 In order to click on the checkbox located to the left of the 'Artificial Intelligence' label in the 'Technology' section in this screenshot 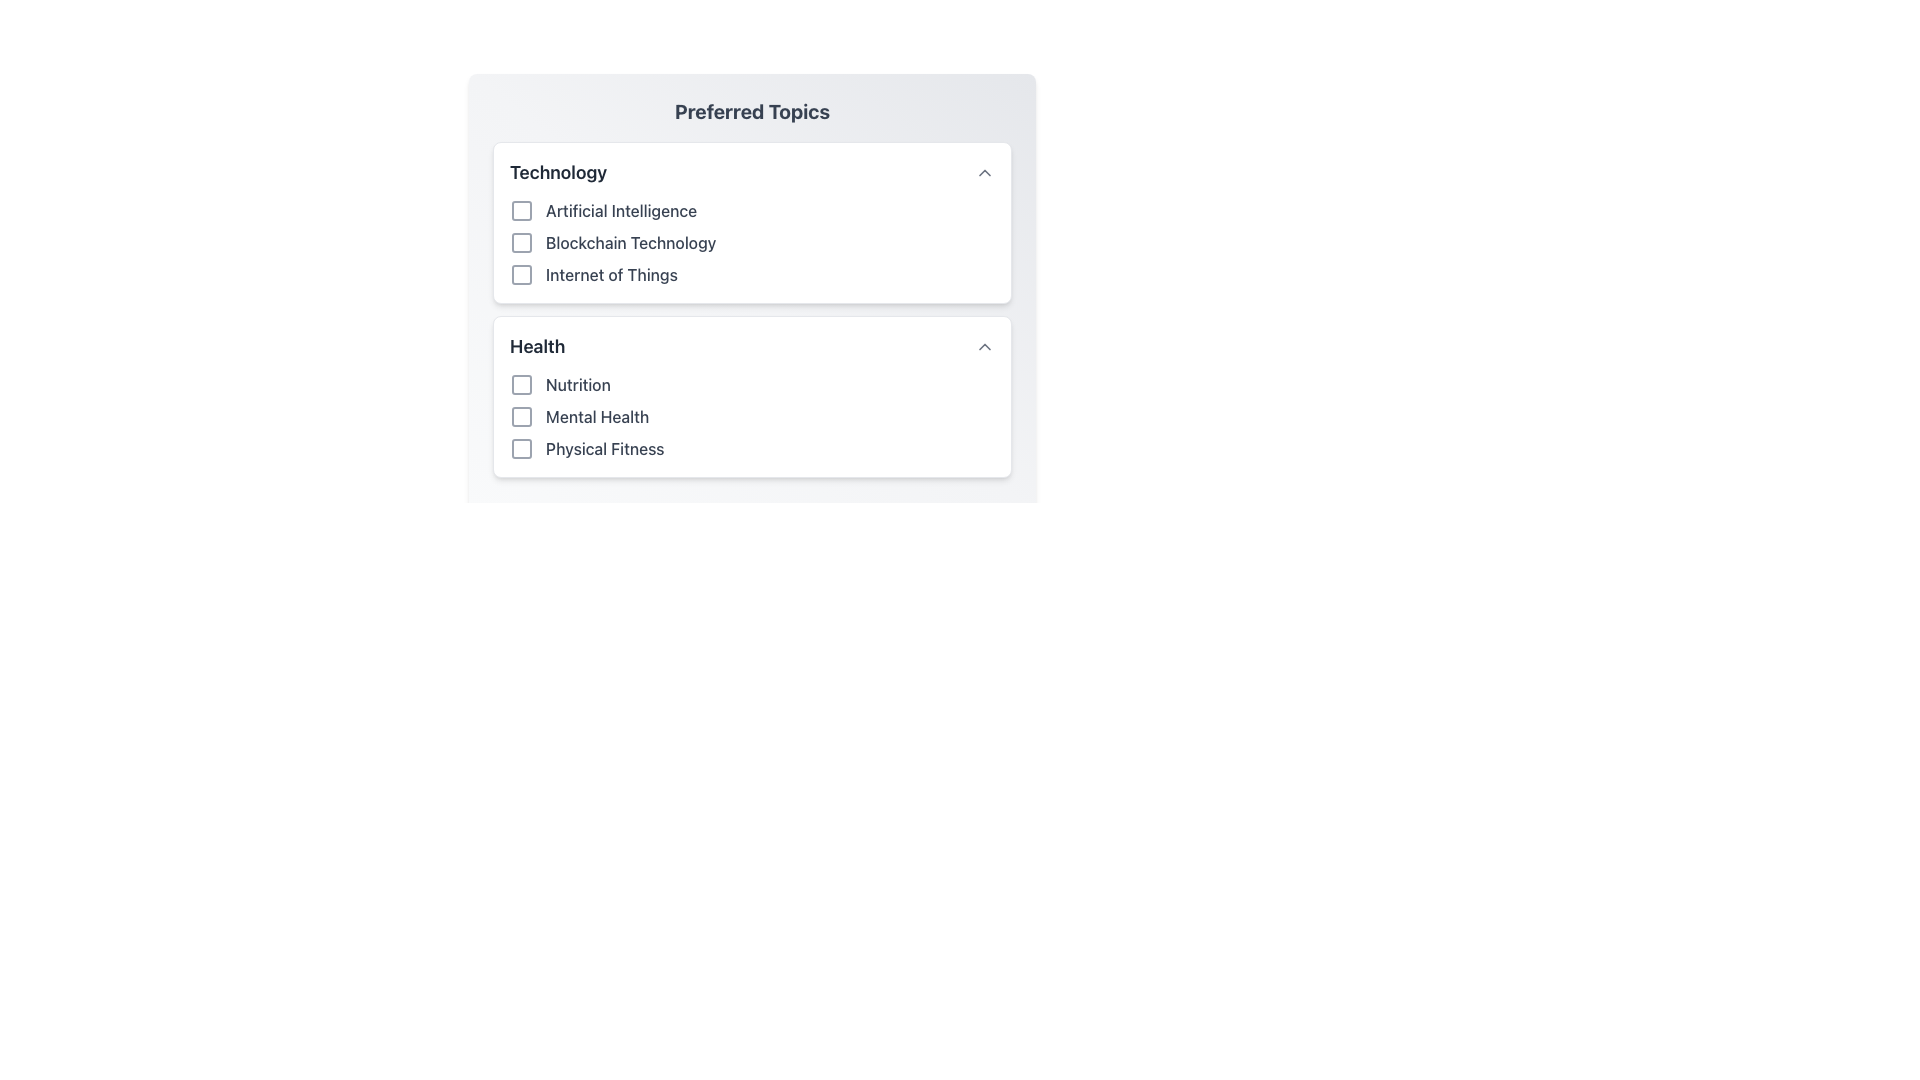, I will do `click(522, 211)`.